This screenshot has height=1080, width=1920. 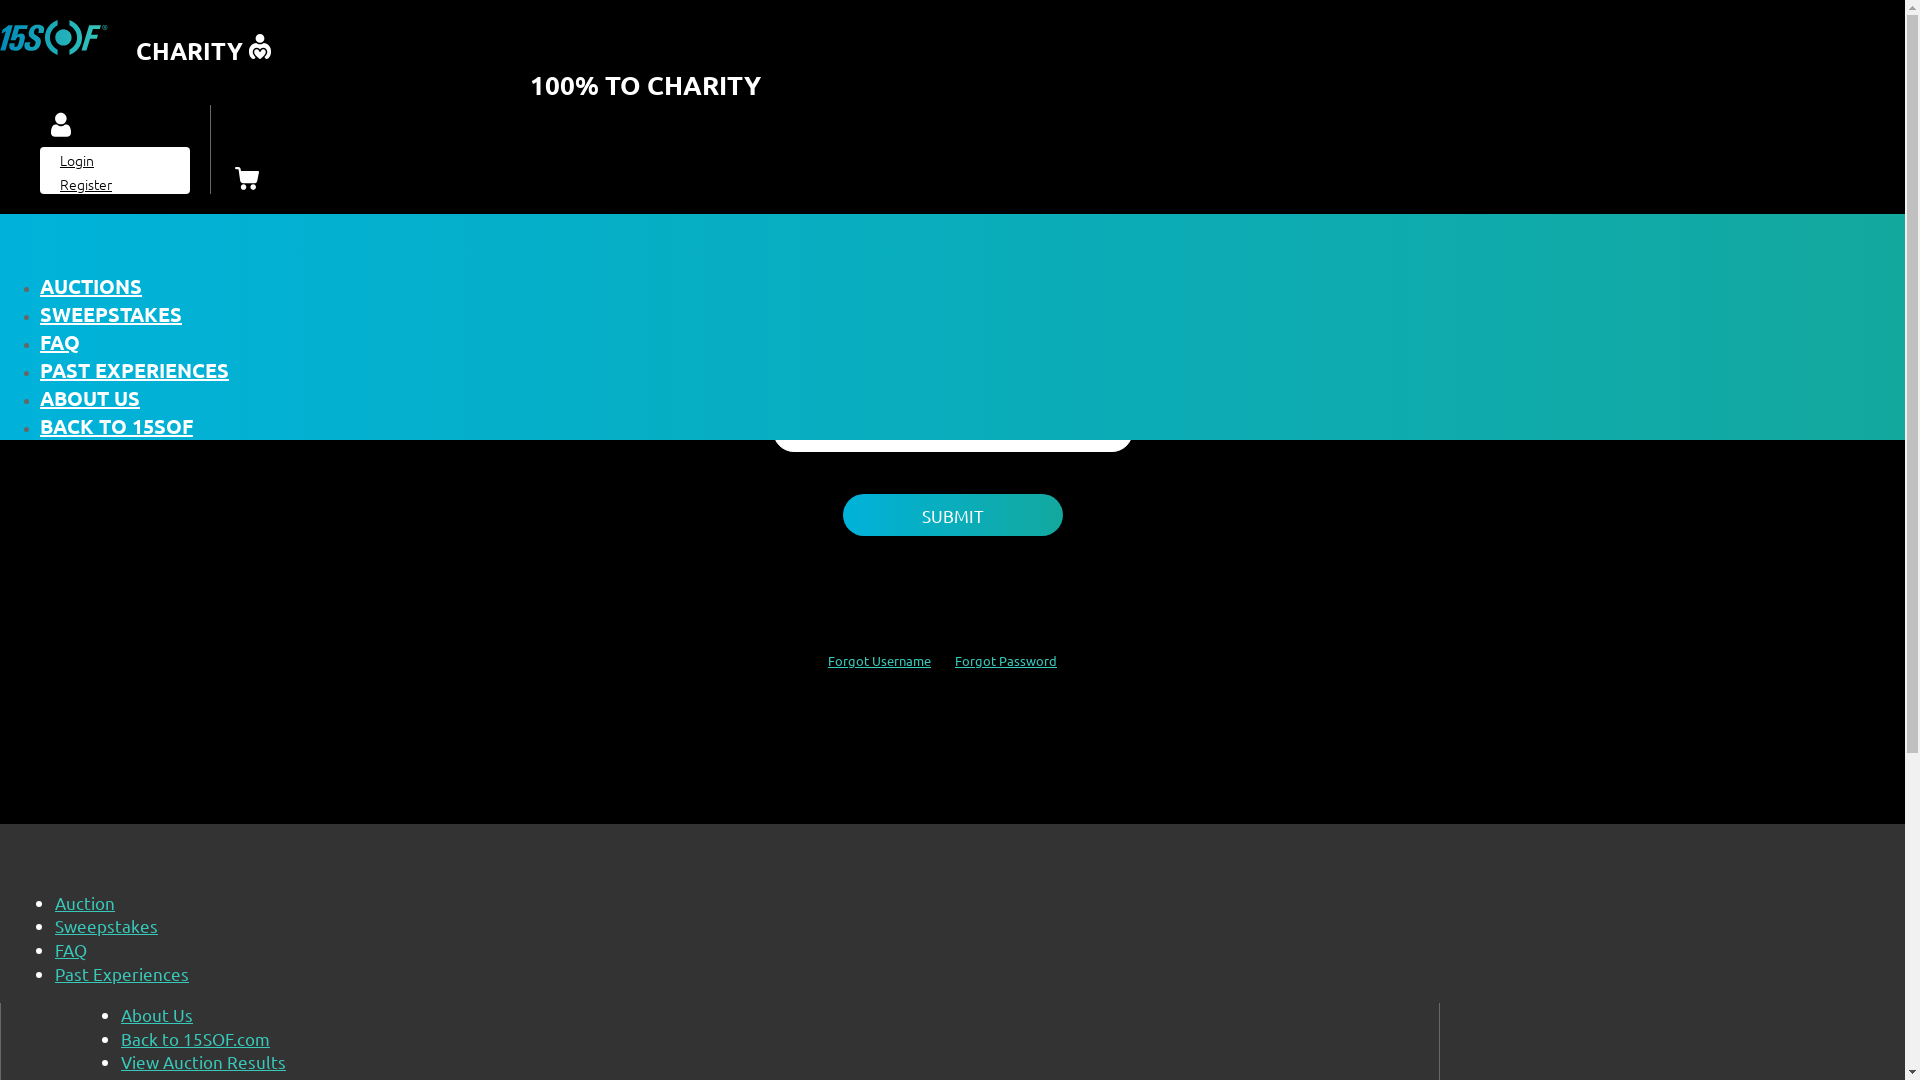 I want to click on 'About Us', so click(x=156, y=1014).